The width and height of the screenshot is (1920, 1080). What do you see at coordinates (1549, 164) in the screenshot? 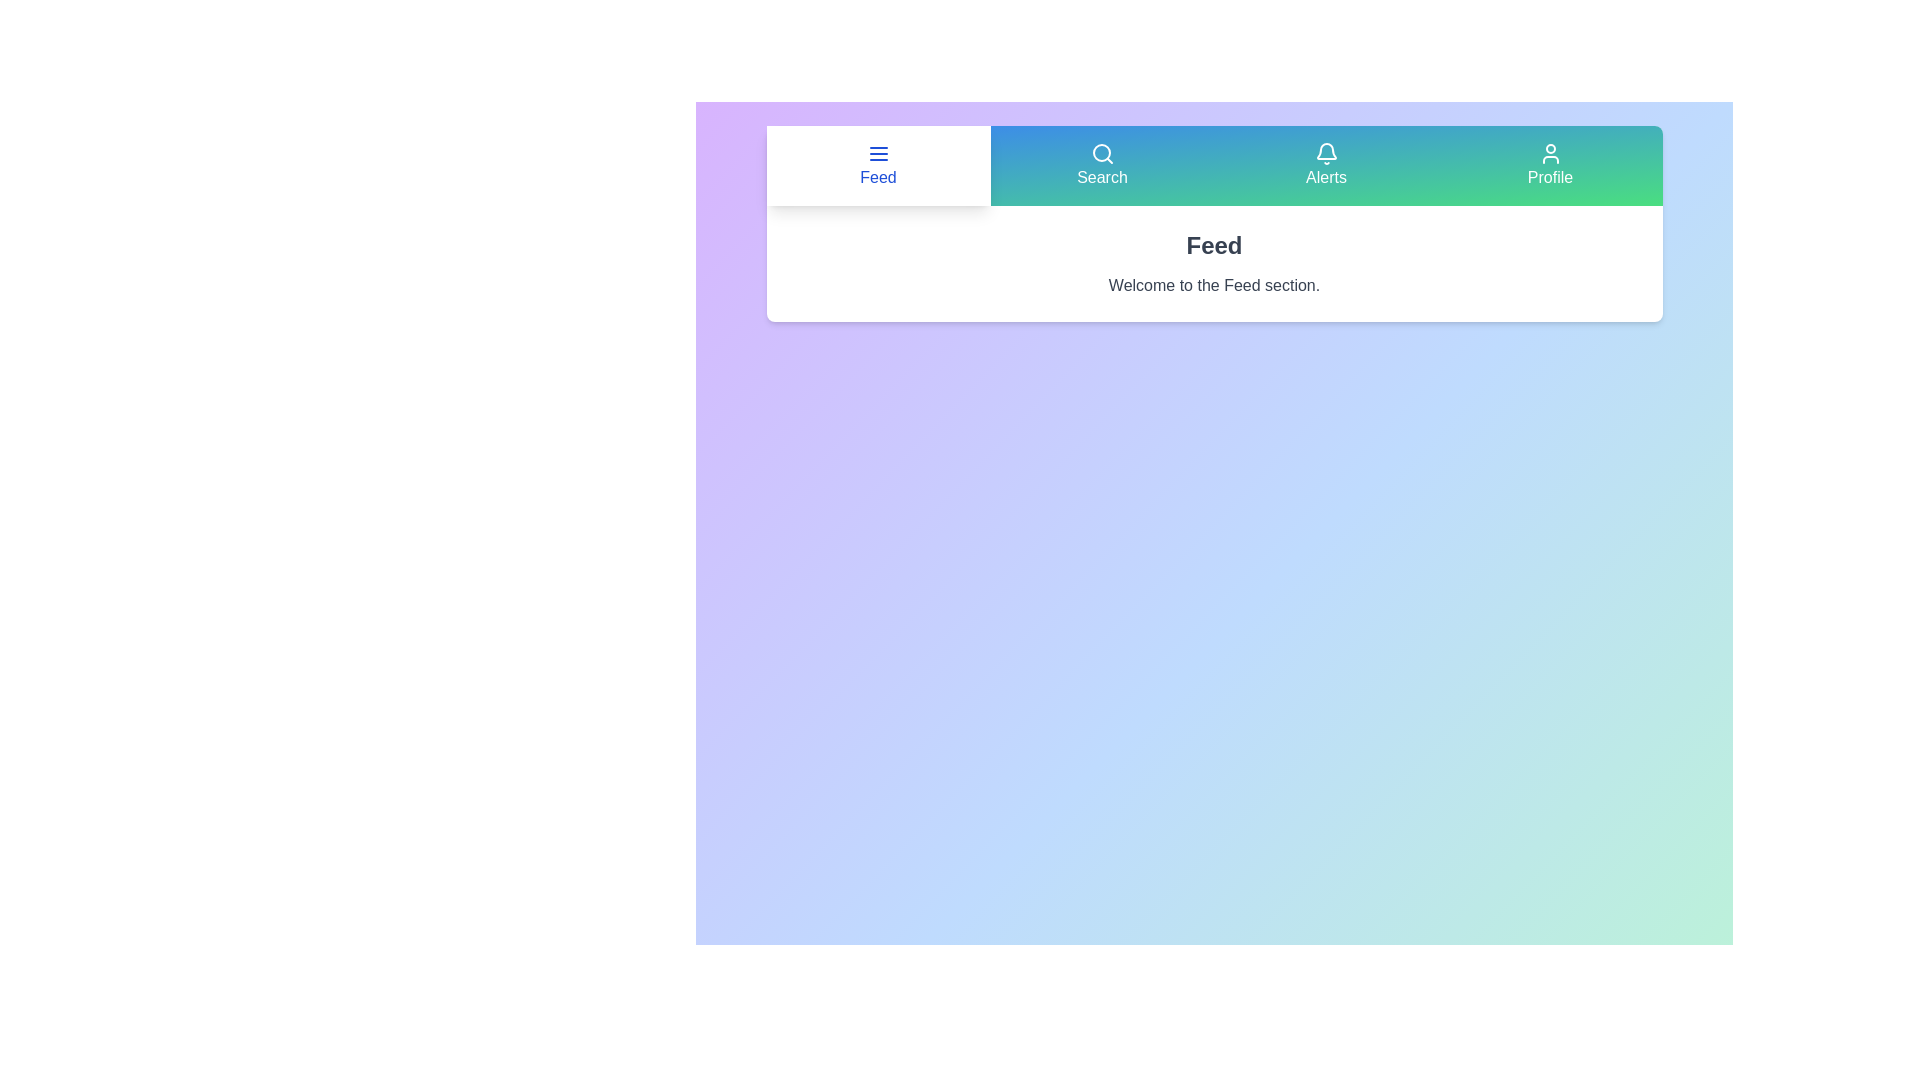
I see `the Profile tab` at bounding box center [1549, 164].